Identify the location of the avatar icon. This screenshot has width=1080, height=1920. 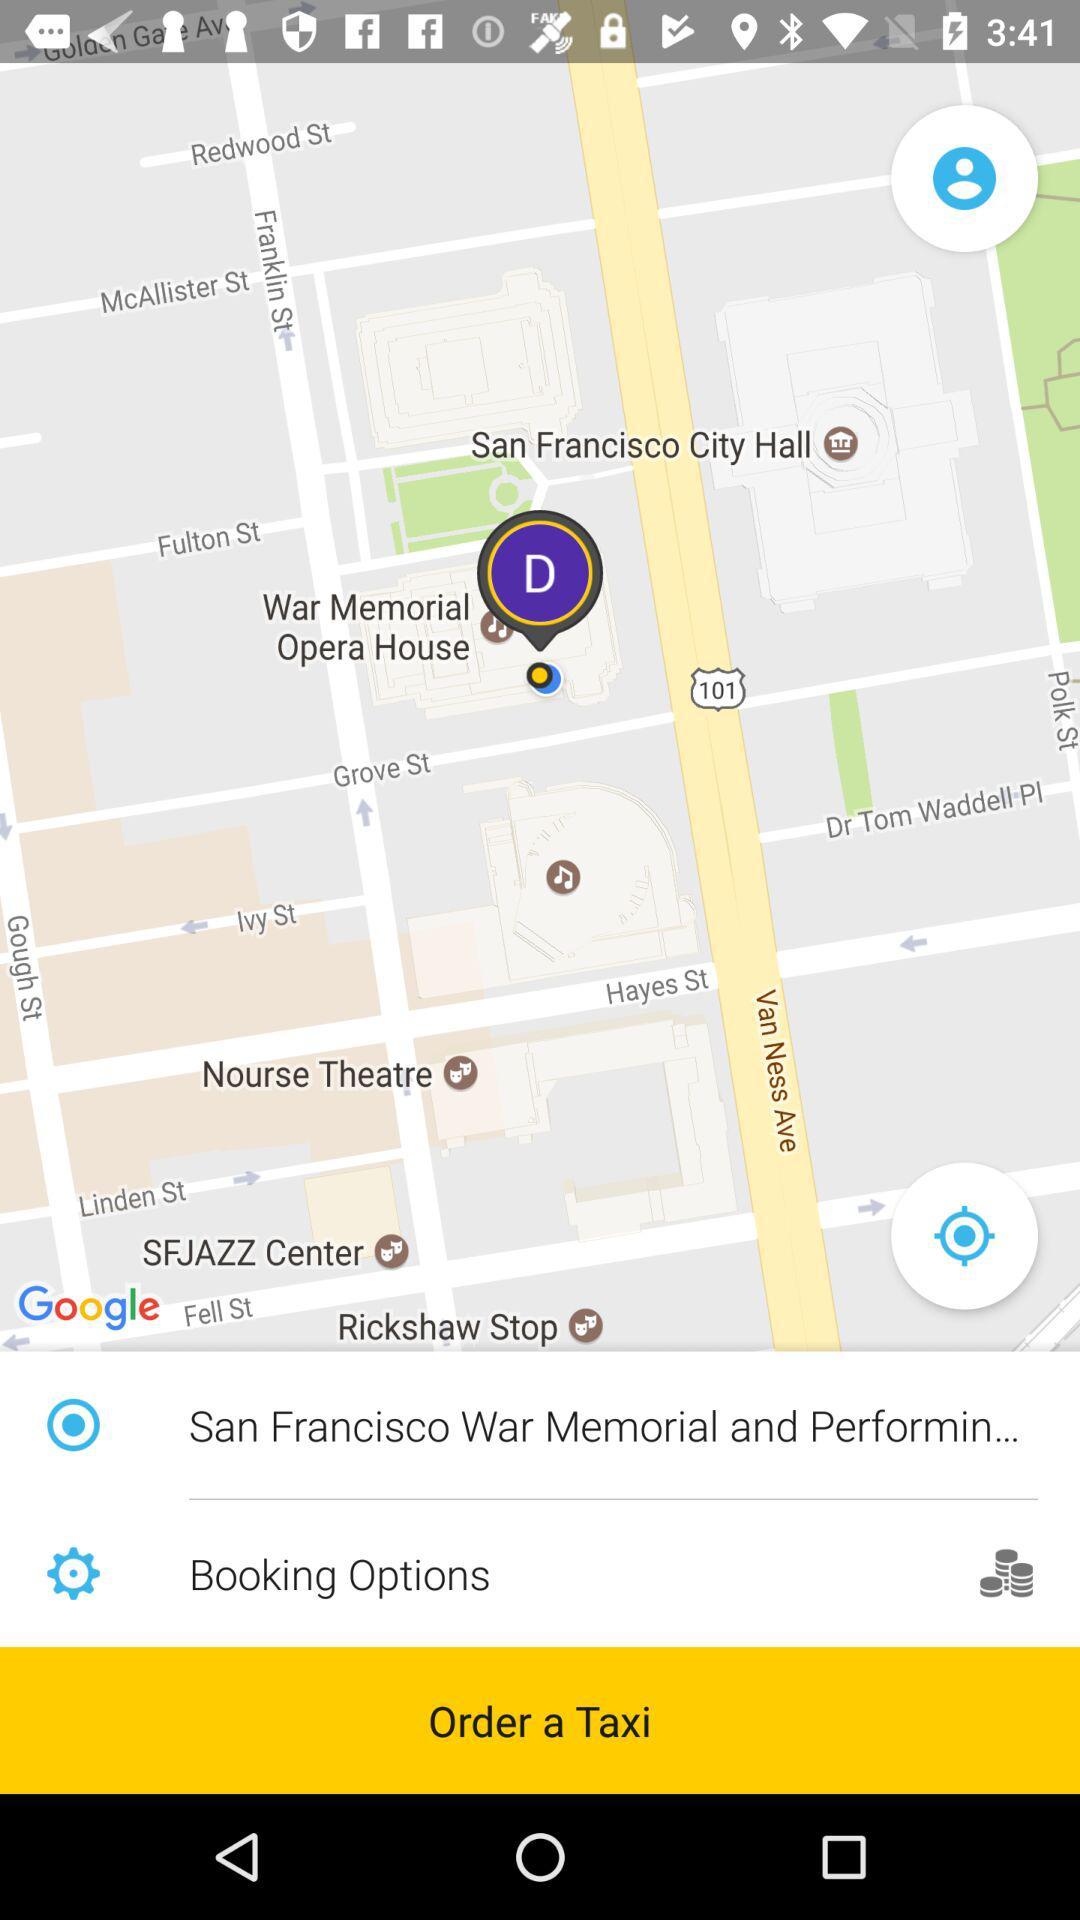
(963, 178).